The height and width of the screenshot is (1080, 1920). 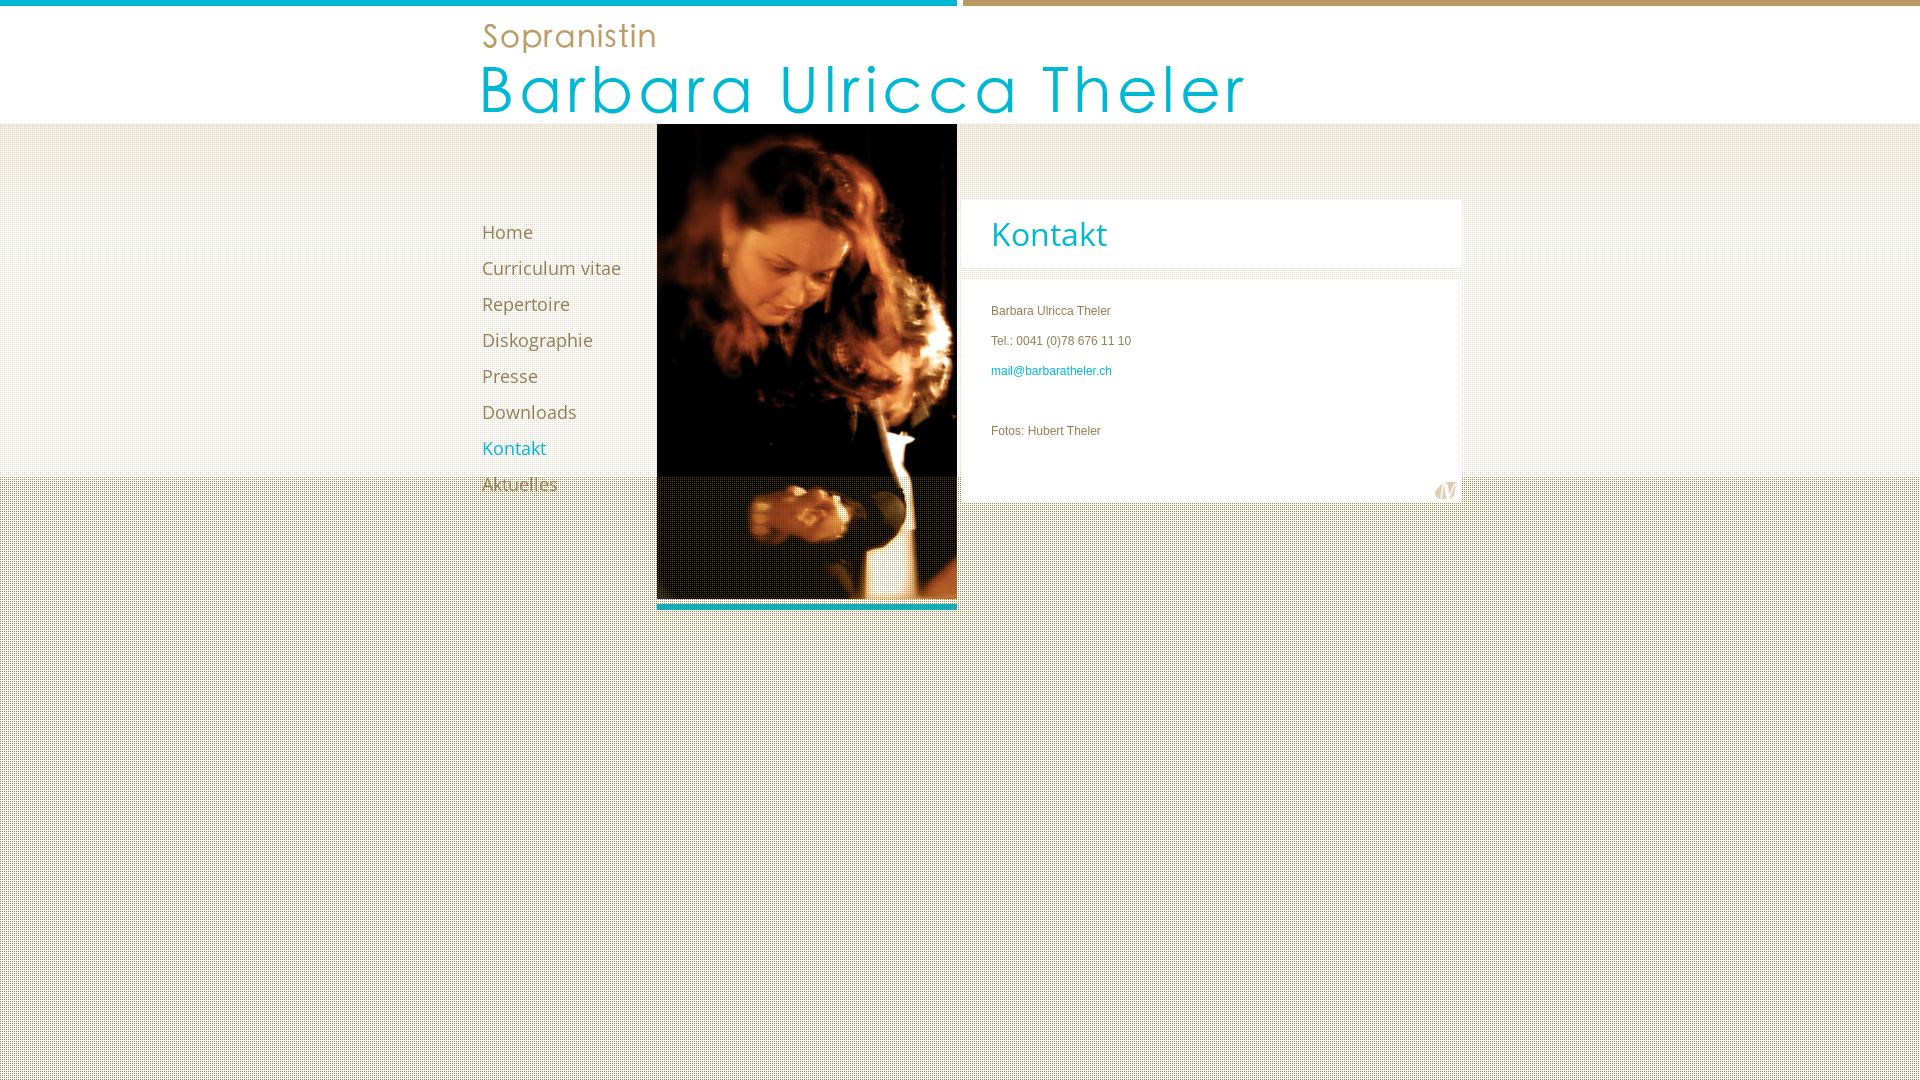 I want to click on 'Downloads', so click(x=568, y=411).